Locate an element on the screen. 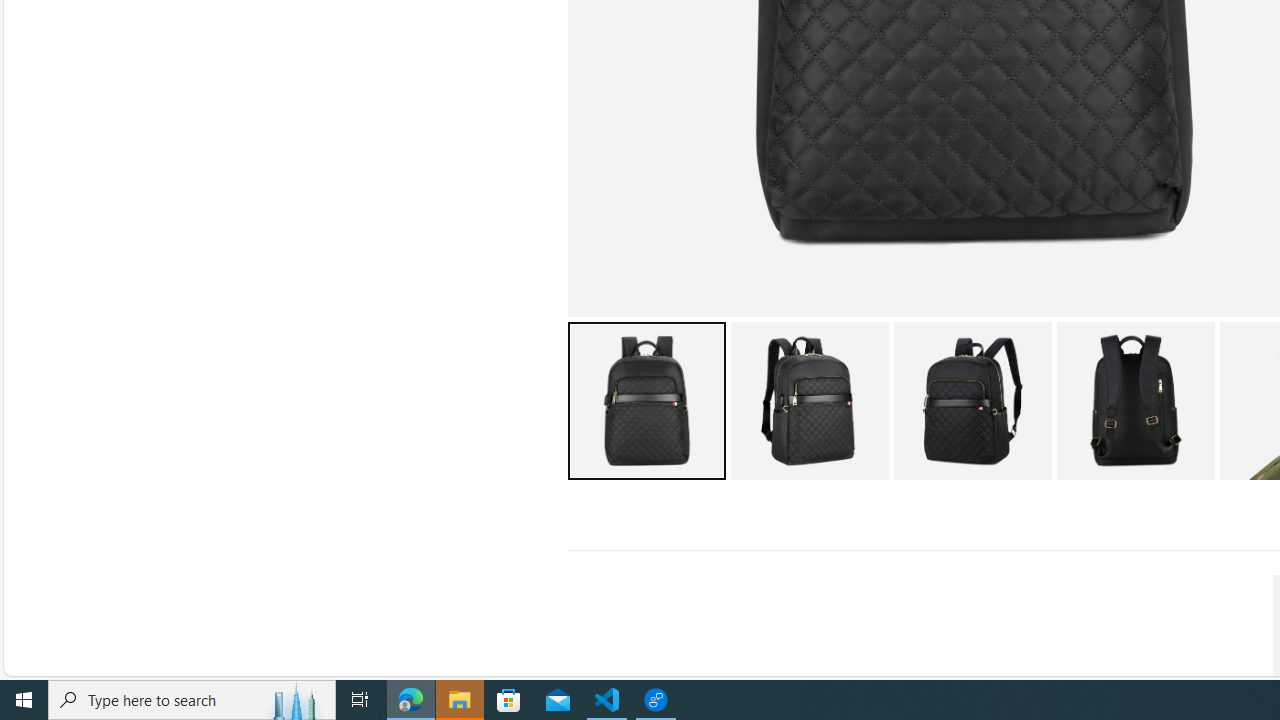  'Type here to search' is located at coordinates (192, 698).